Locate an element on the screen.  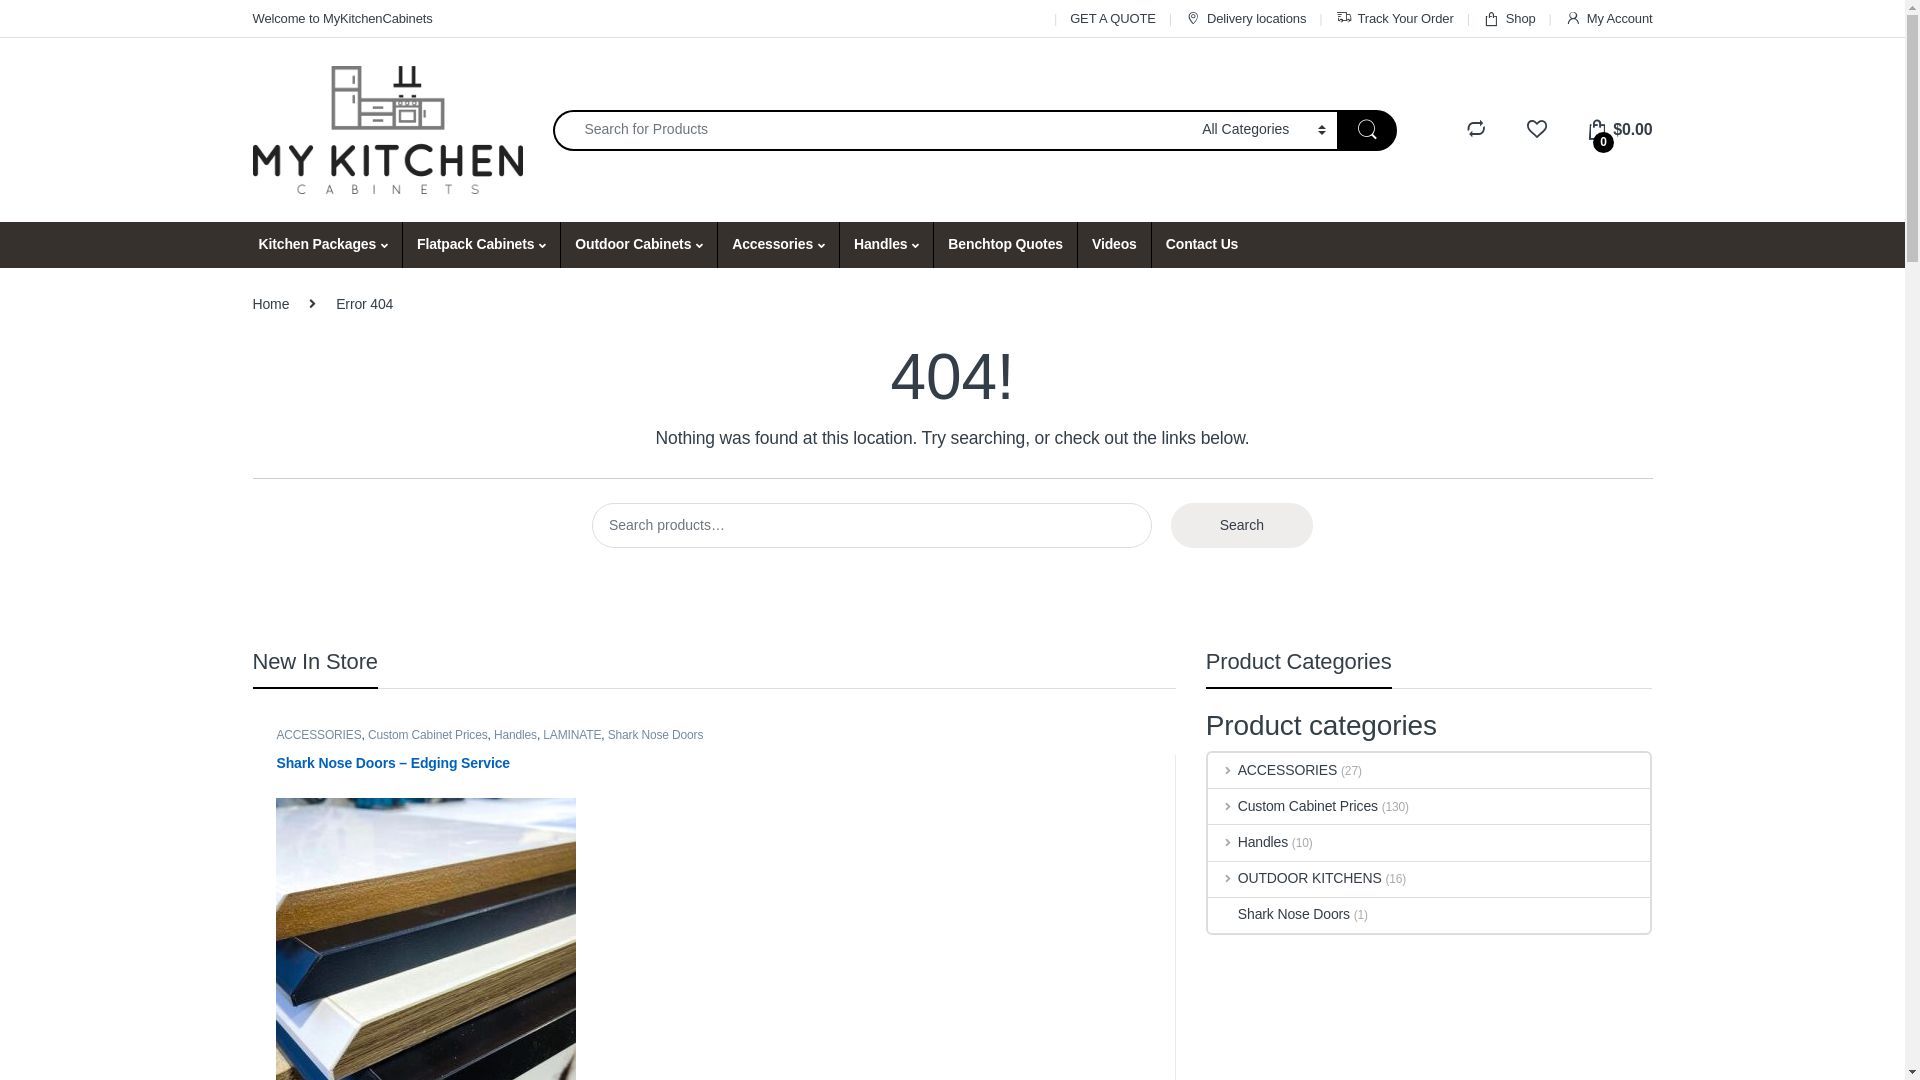
'Track Your Order' is located at coordinates (1394, 18).